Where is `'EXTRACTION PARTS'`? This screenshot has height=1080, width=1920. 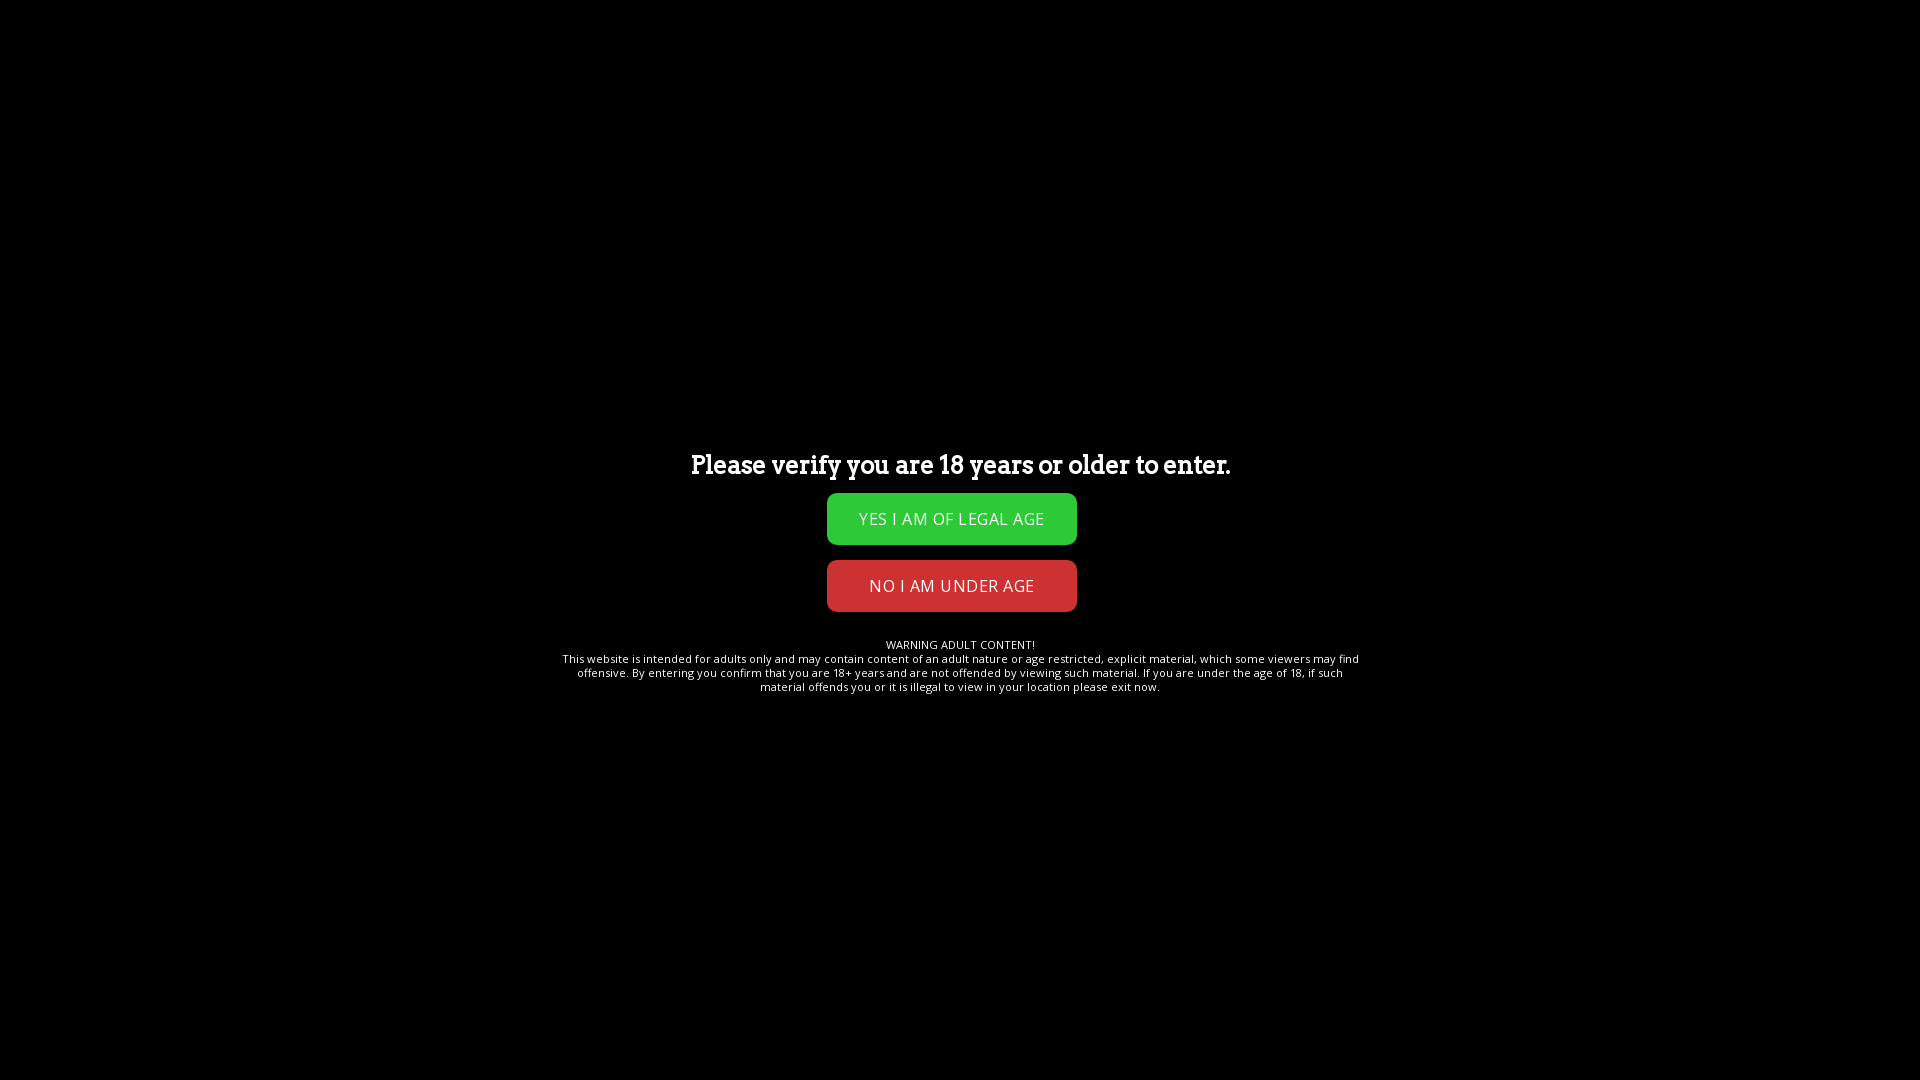
'EXTRACTION PARTS' is located at coordinates (395, 111).